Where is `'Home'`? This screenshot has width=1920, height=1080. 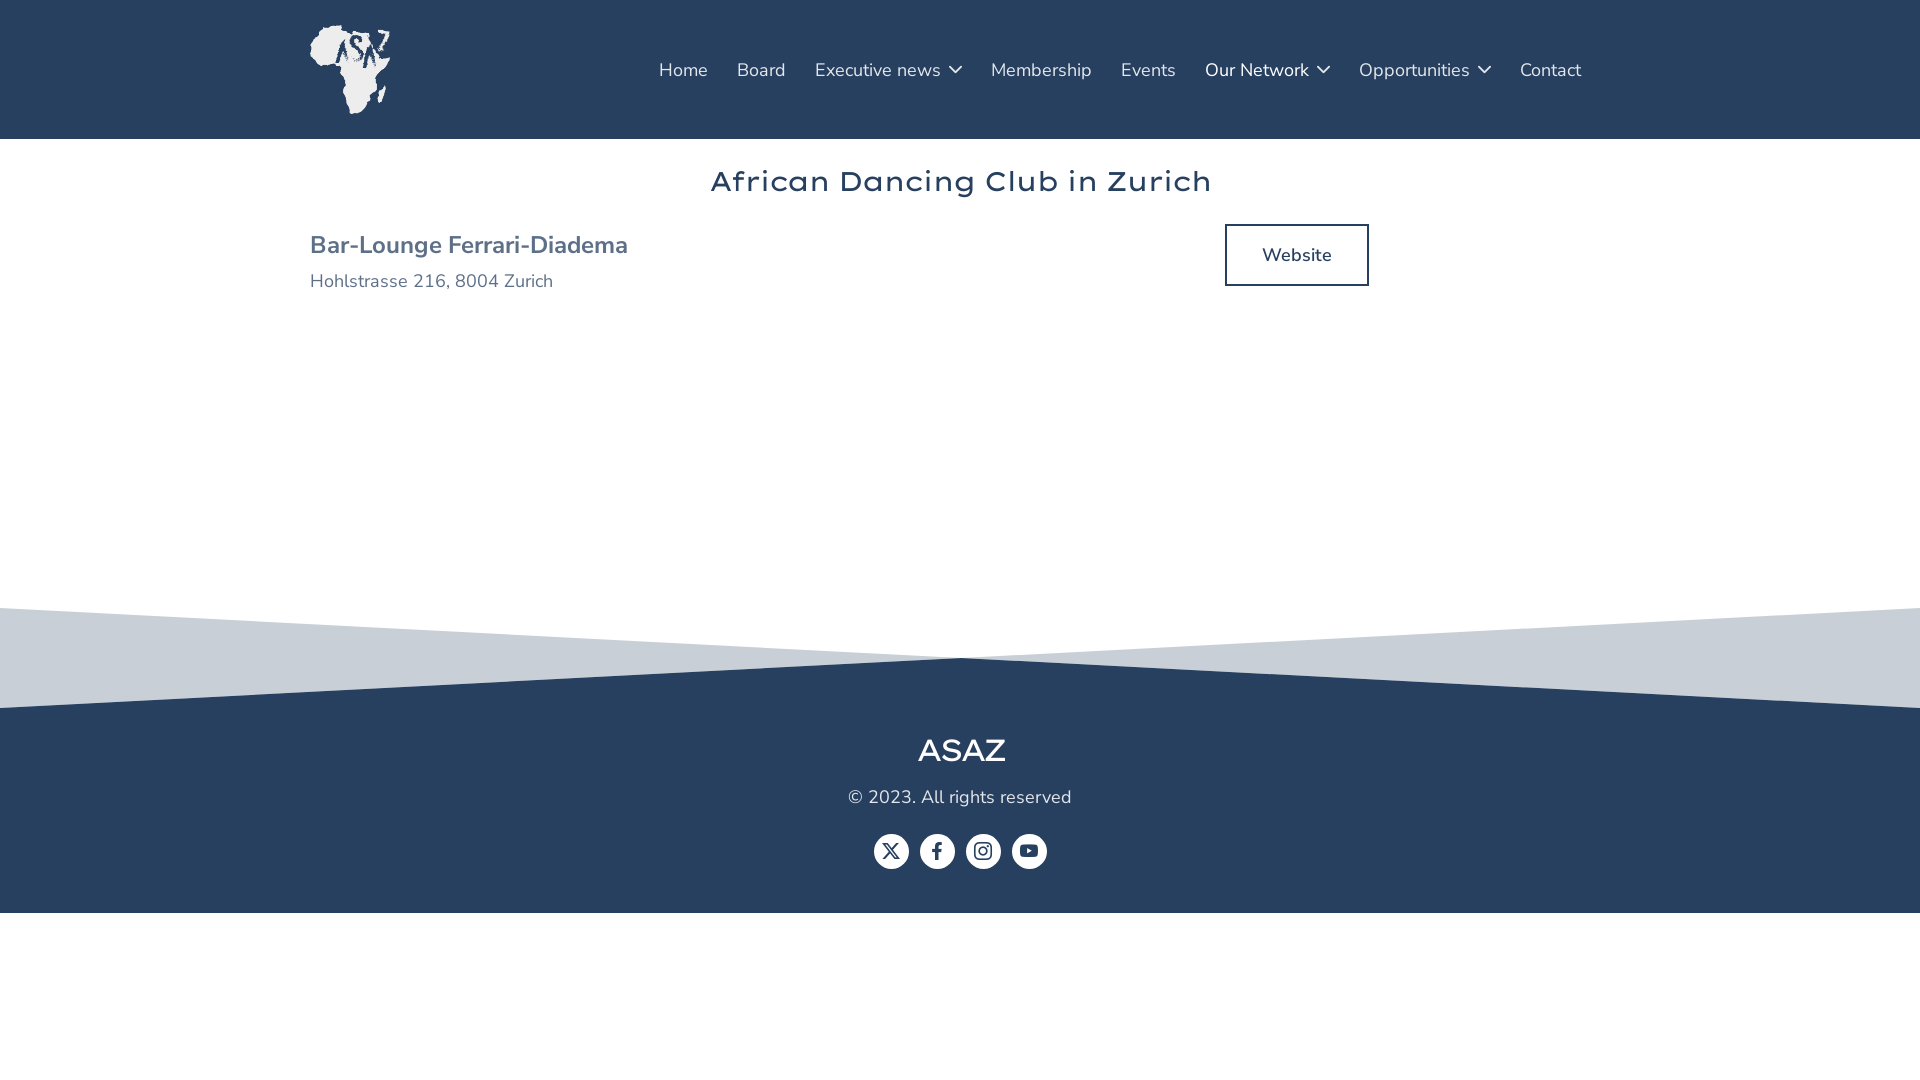 'Home' is located at coordinates (683, 68).